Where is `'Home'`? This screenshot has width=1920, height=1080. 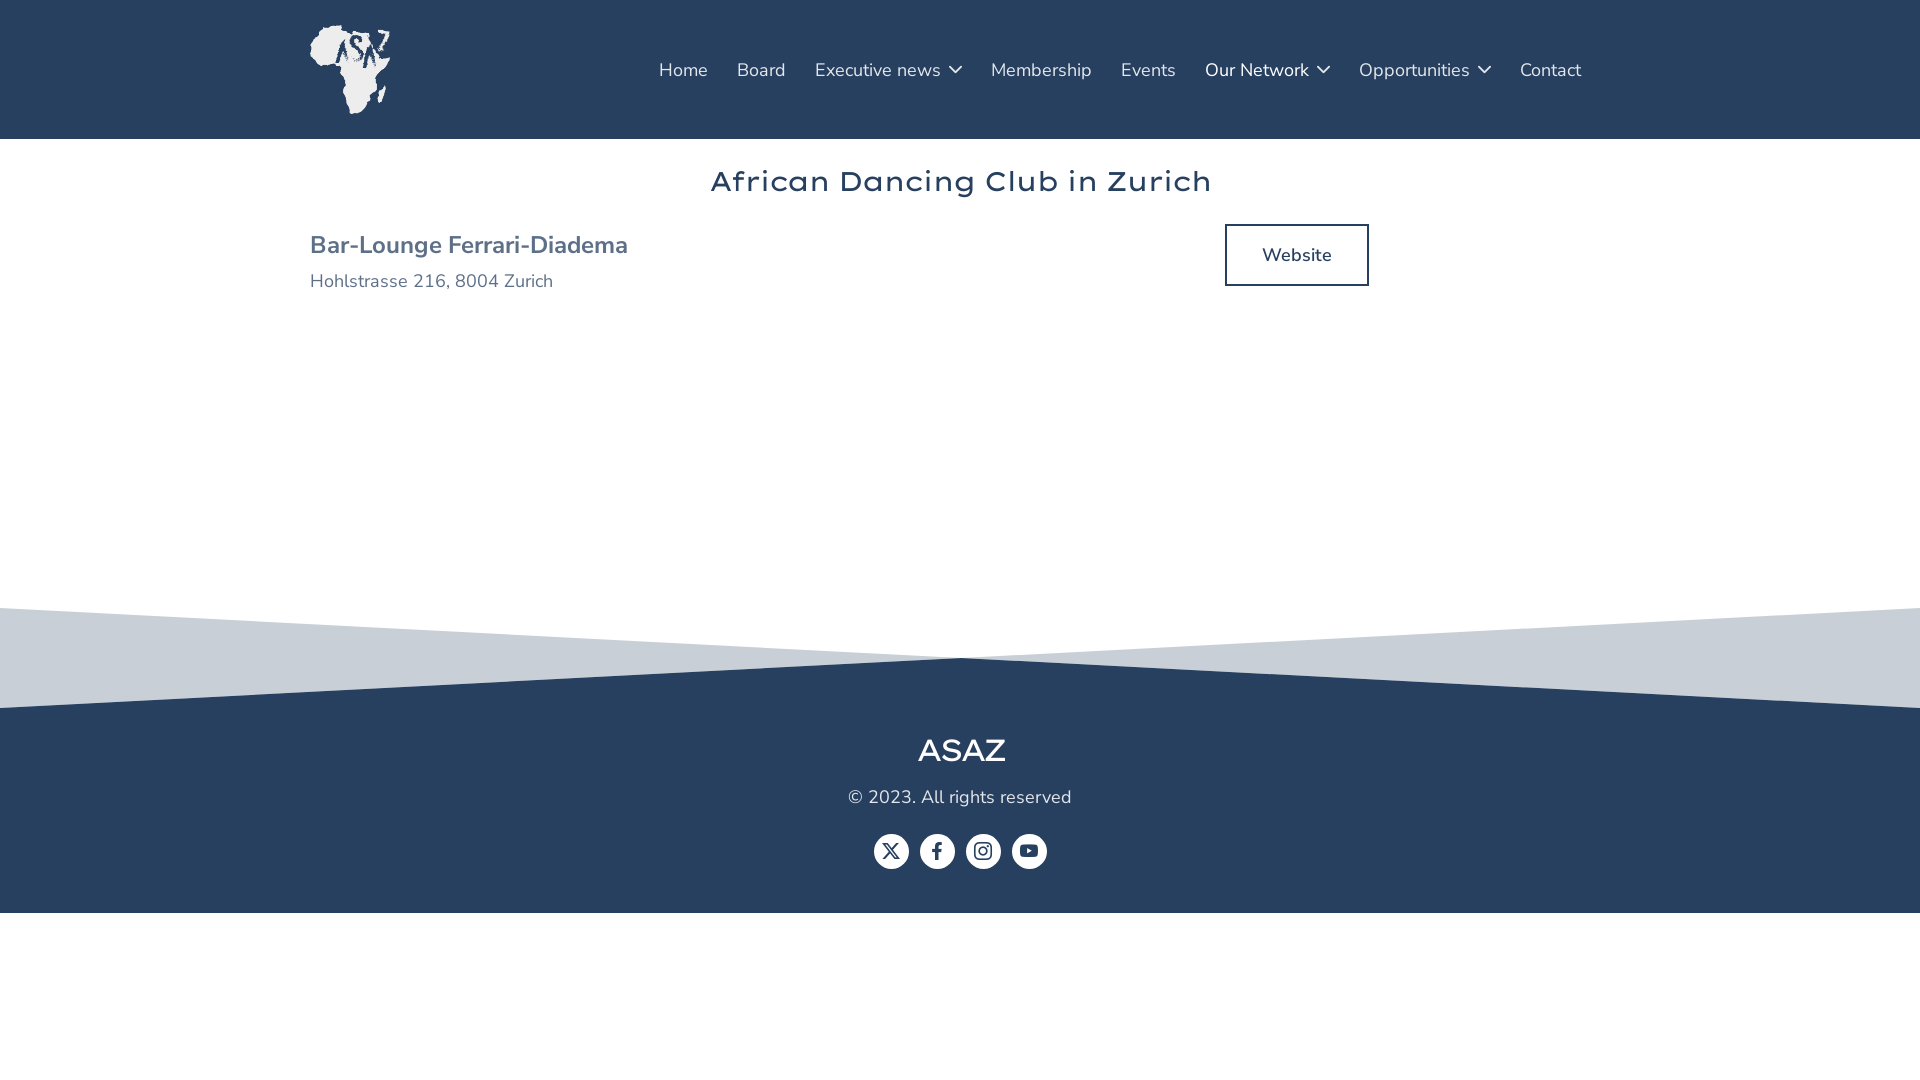 'Home' is located at coordinates (683, 68).